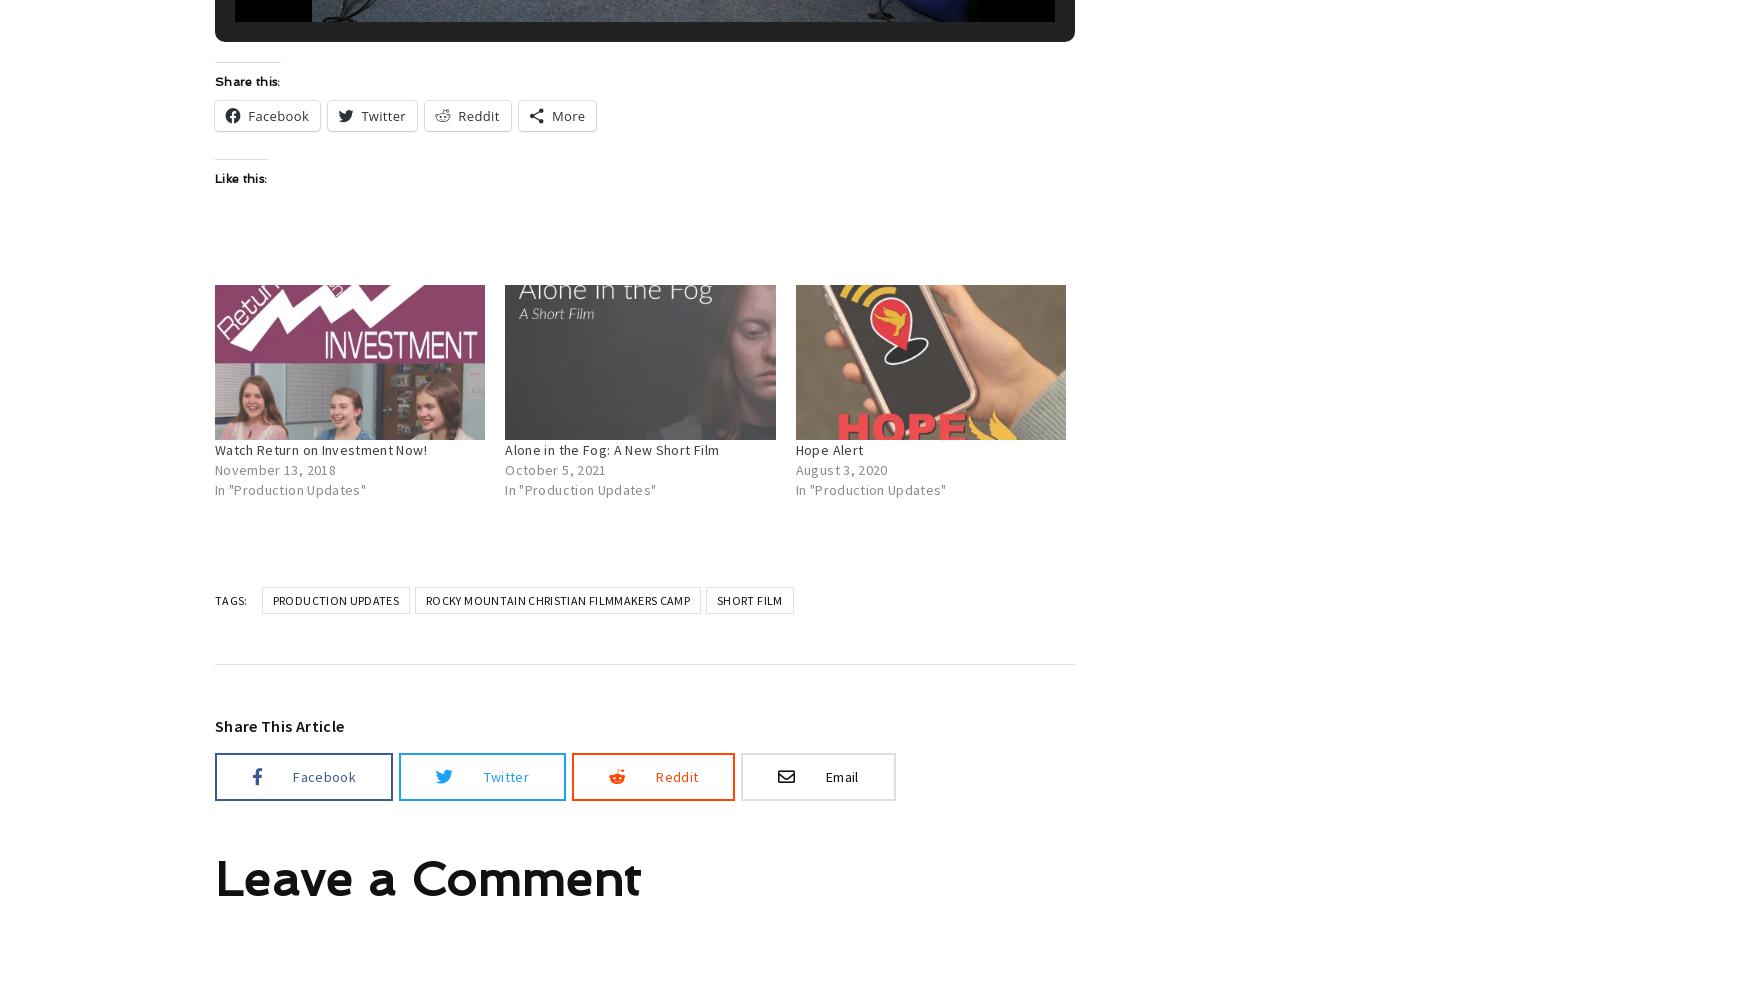 This screenshot has width=1750, height=987. Describe the element at coordinates (426, 877) in the screenshot. I see `'Leave a Comment'` at that location.